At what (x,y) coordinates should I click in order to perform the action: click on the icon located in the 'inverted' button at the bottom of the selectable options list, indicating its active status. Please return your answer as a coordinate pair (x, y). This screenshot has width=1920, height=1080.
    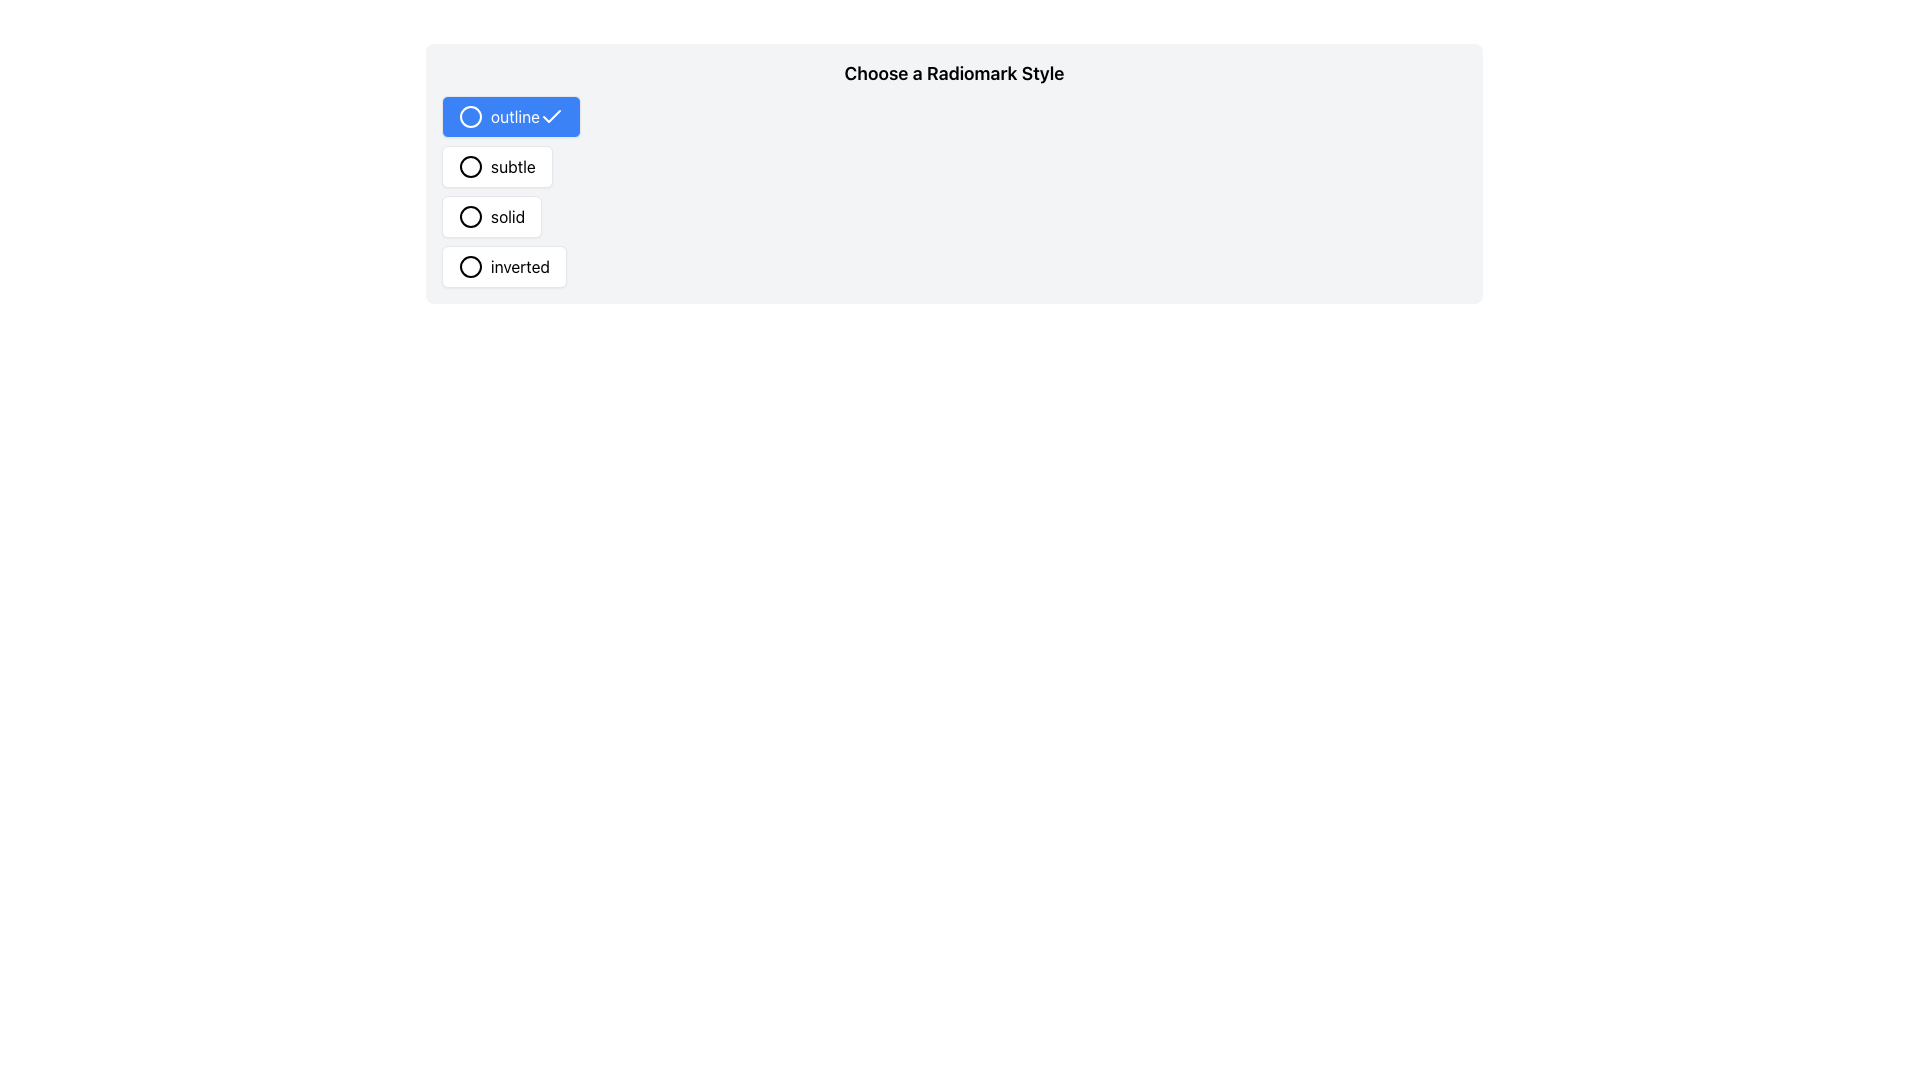
    Looking at the image, I should click on (469, 265).